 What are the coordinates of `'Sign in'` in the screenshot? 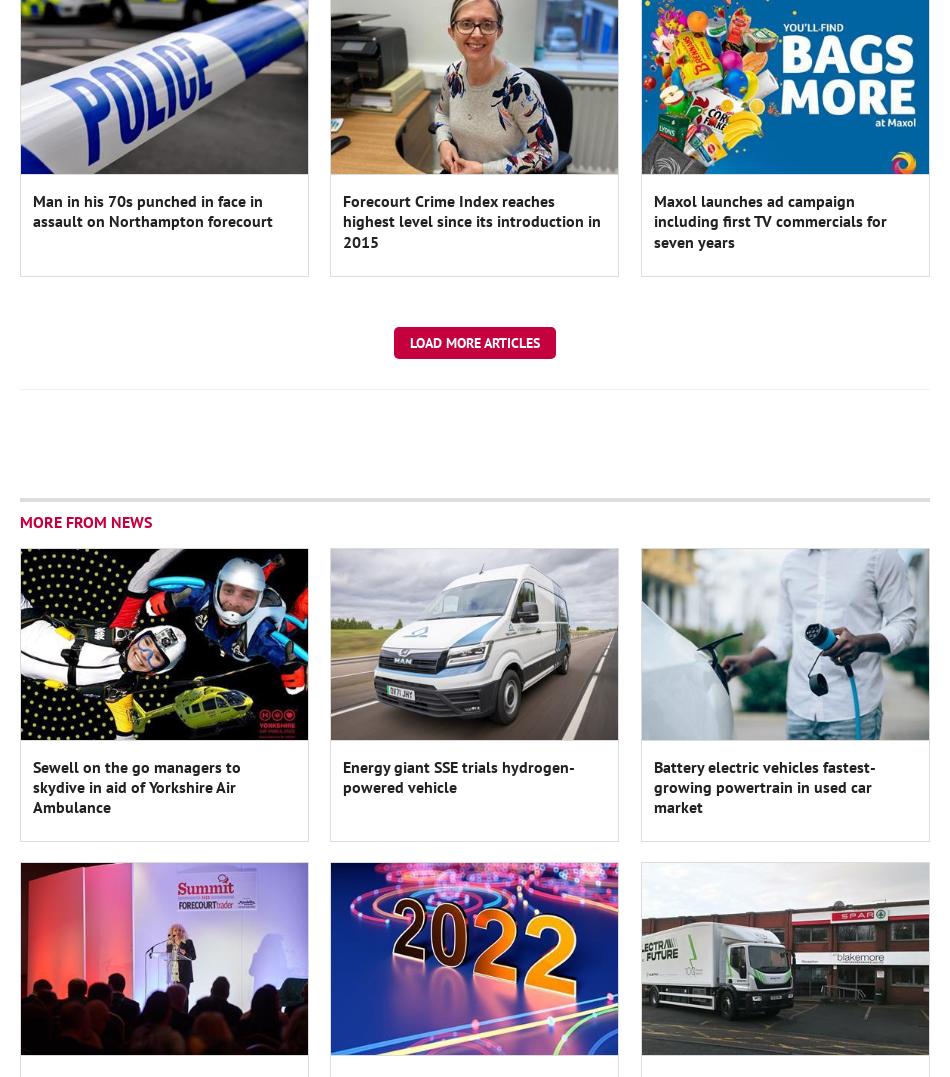 It's located at (337, 16).